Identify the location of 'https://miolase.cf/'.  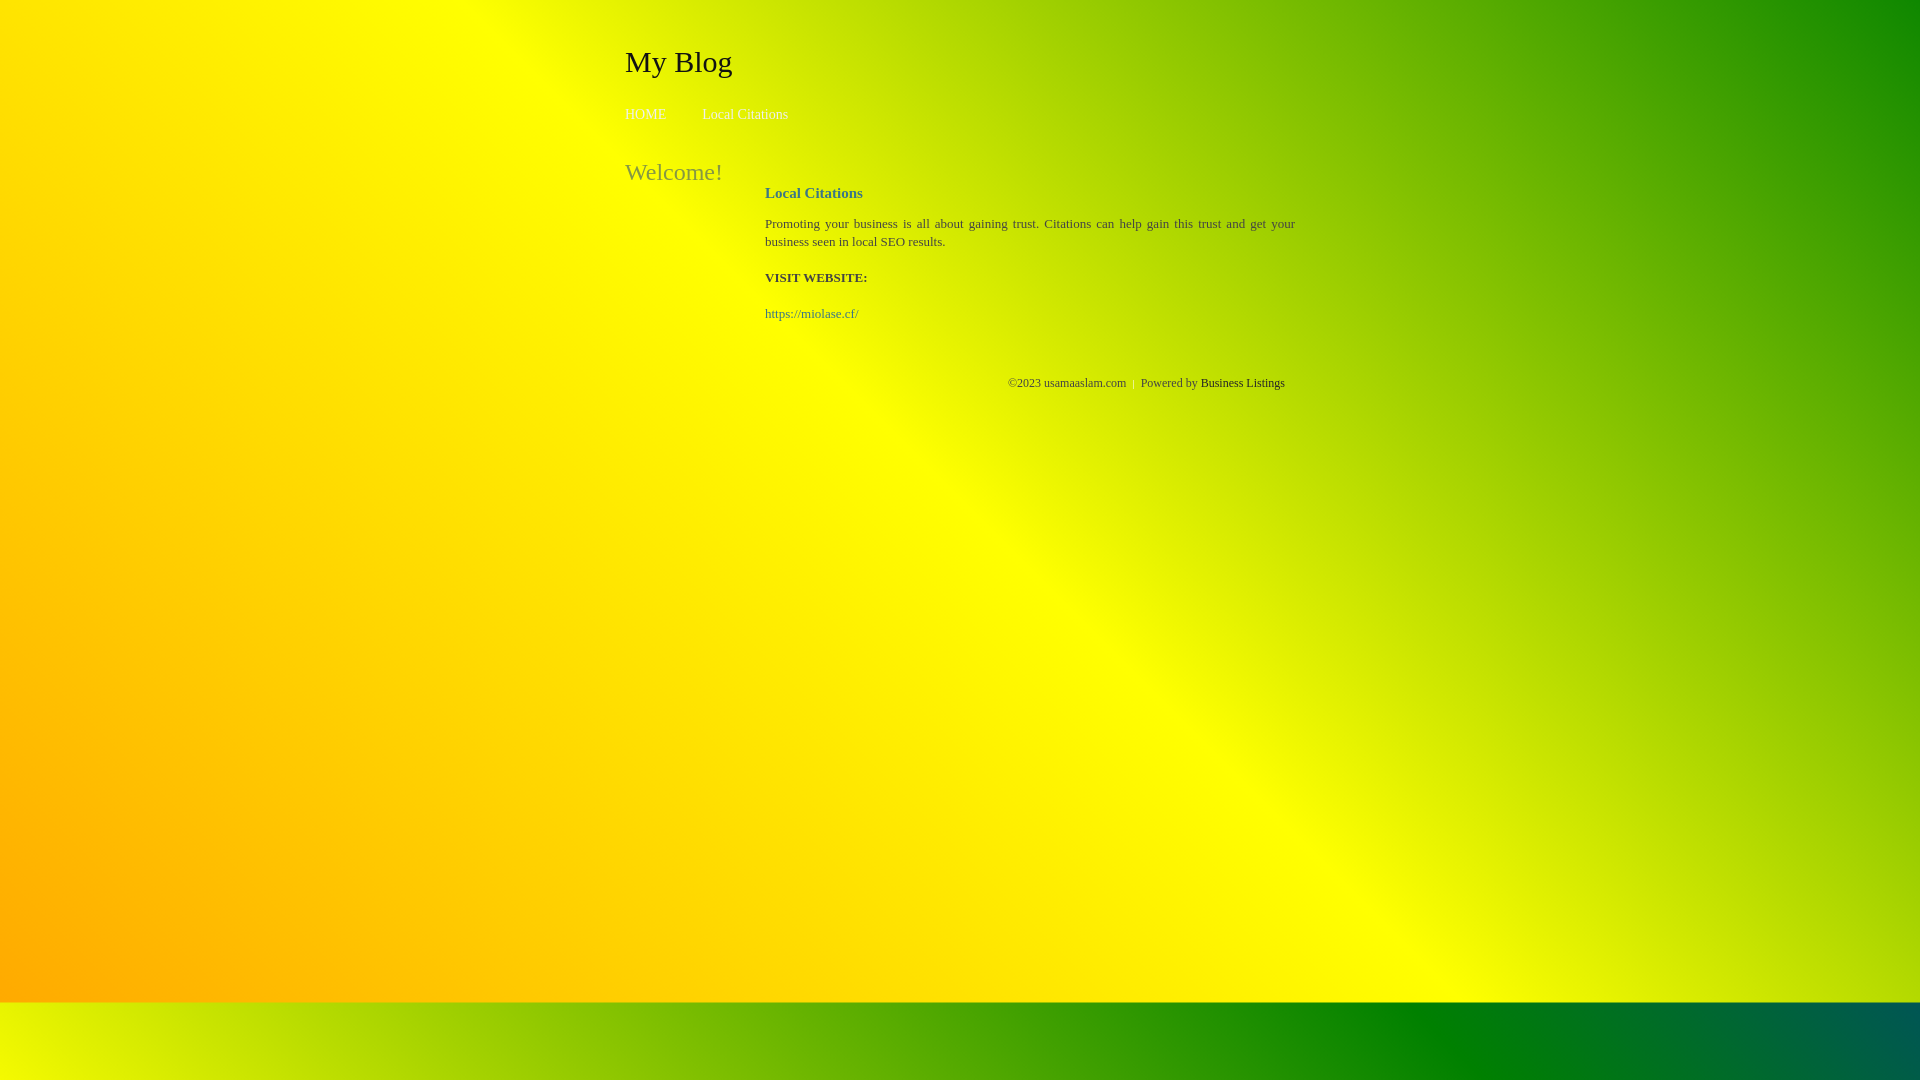
(763, 313).